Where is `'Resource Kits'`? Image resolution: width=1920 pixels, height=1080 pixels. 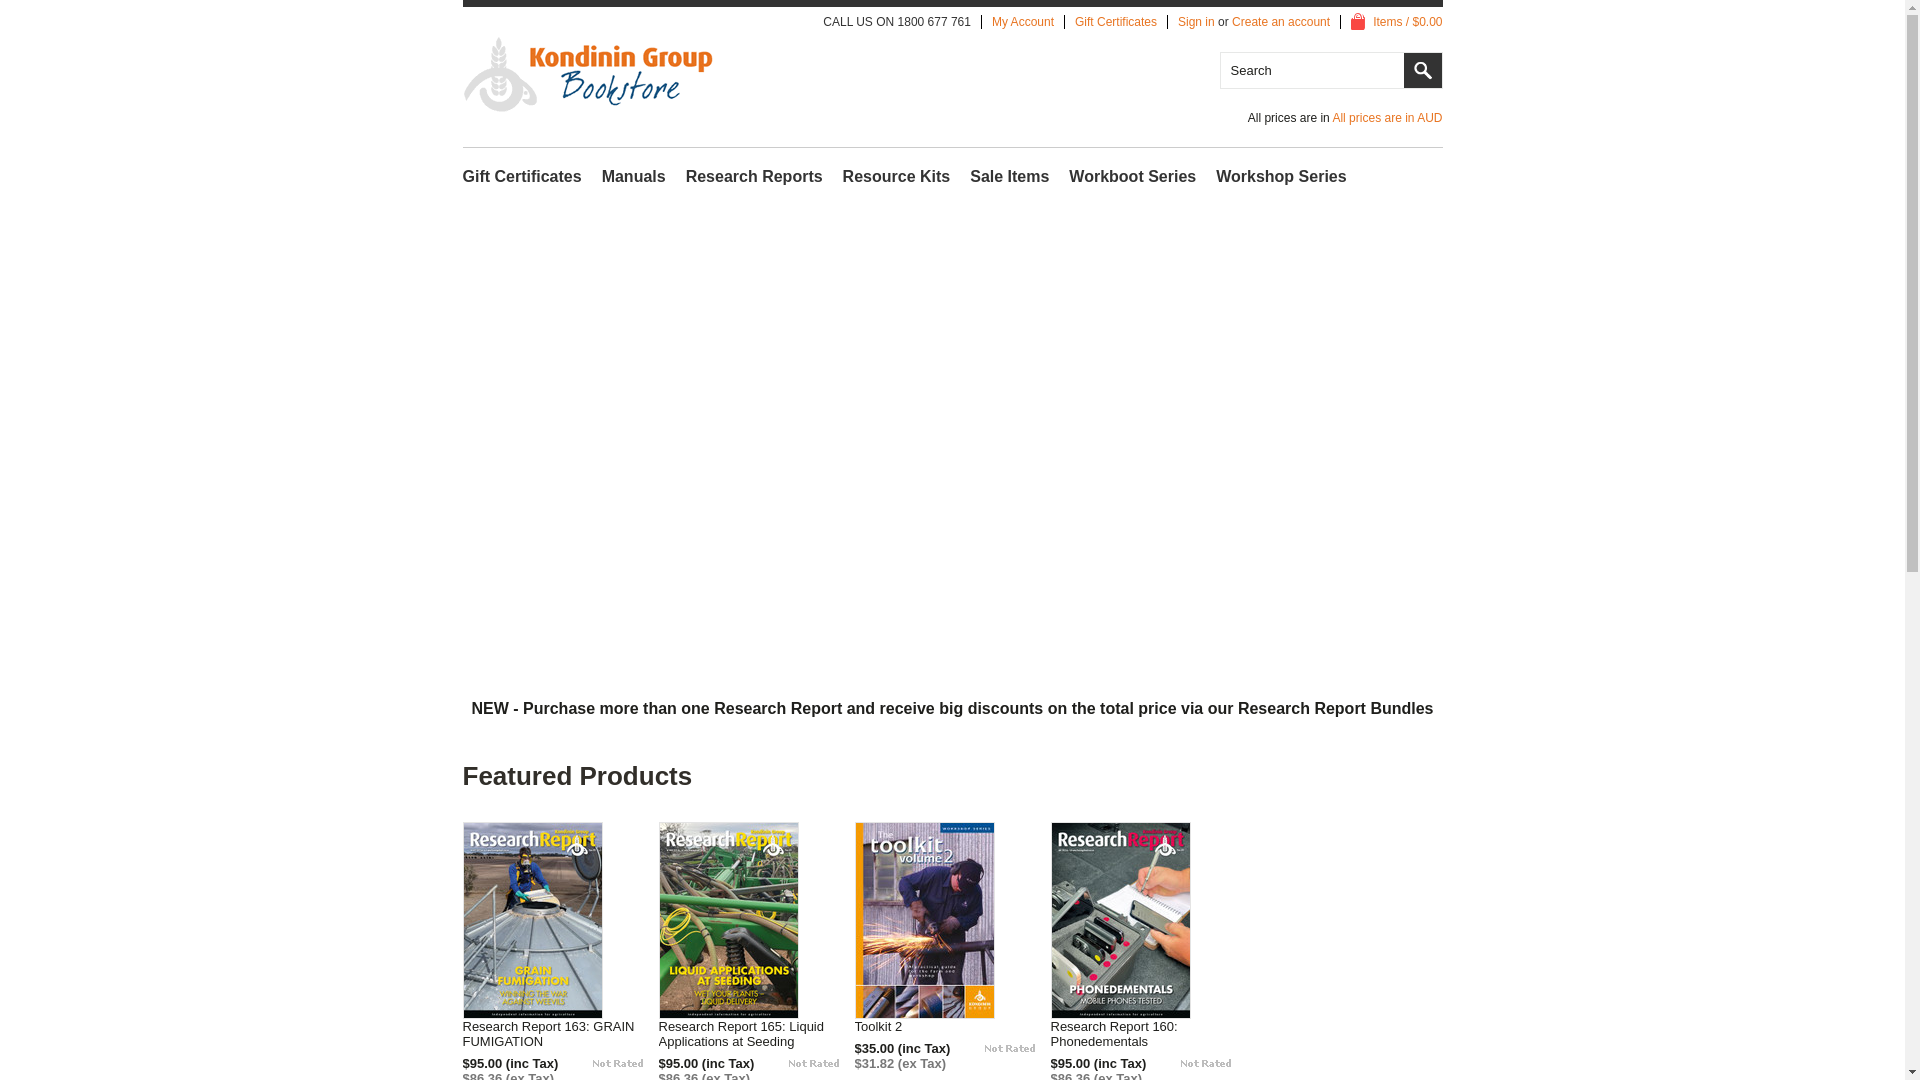
'Resource Kits' is located at coordinates (896, 176).